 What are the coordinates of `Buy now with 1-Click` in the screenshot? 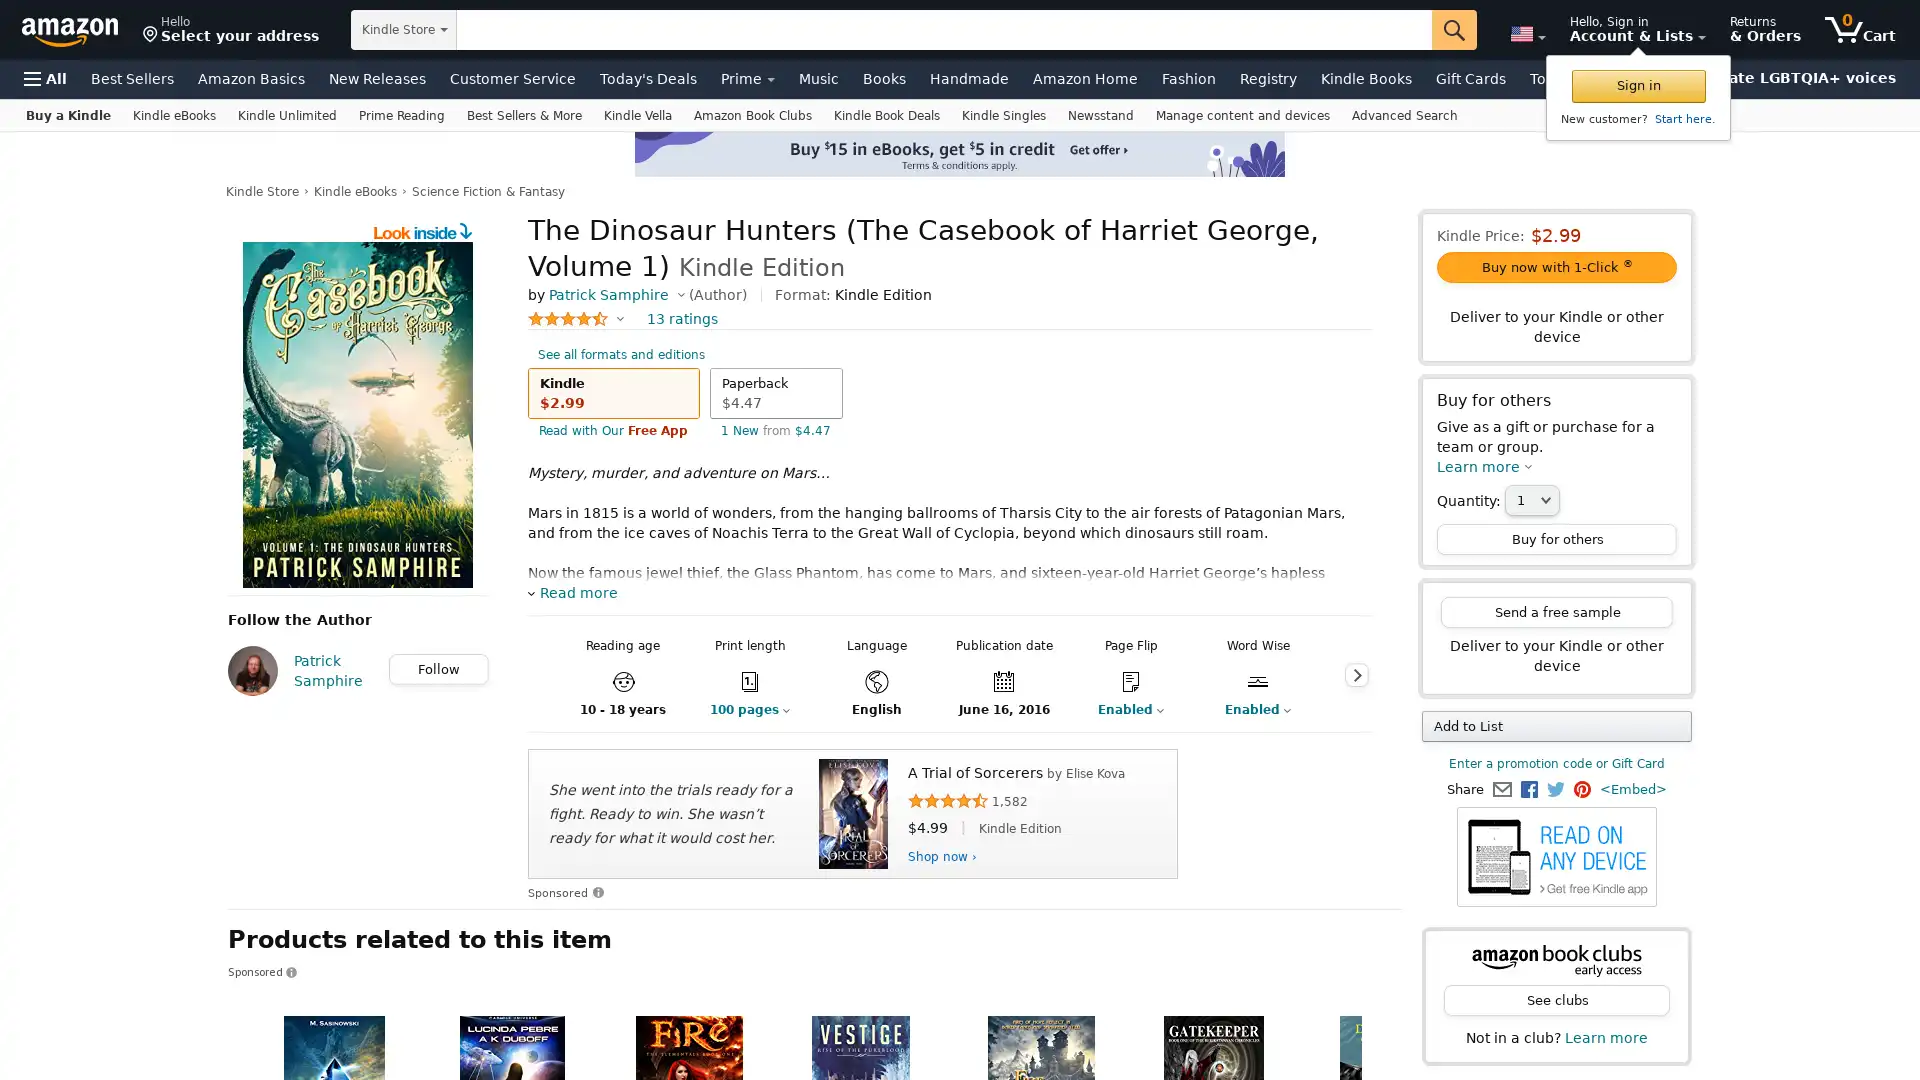 It's located at (1555, 266).